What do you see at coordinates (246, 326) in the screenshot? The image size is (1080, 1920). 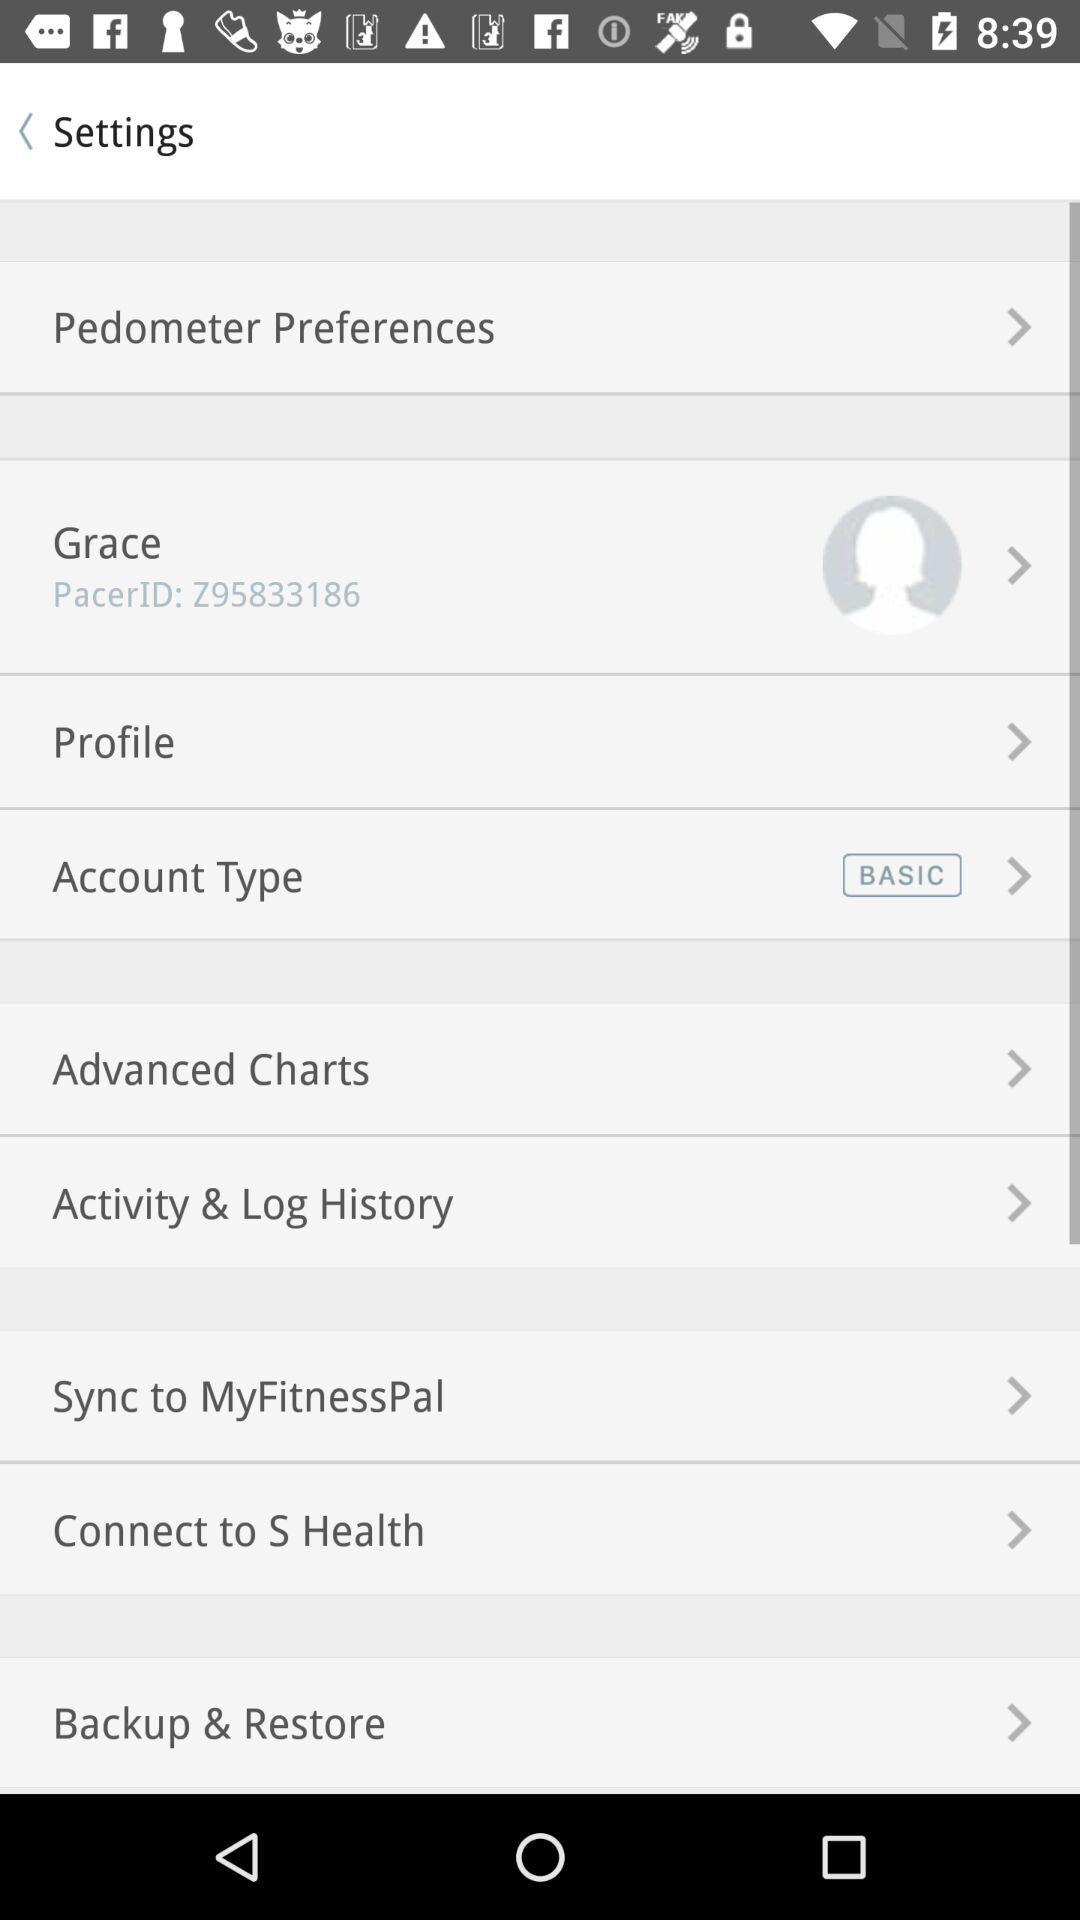 I see `pedometer preferences item` at bounding box center [246, 326].